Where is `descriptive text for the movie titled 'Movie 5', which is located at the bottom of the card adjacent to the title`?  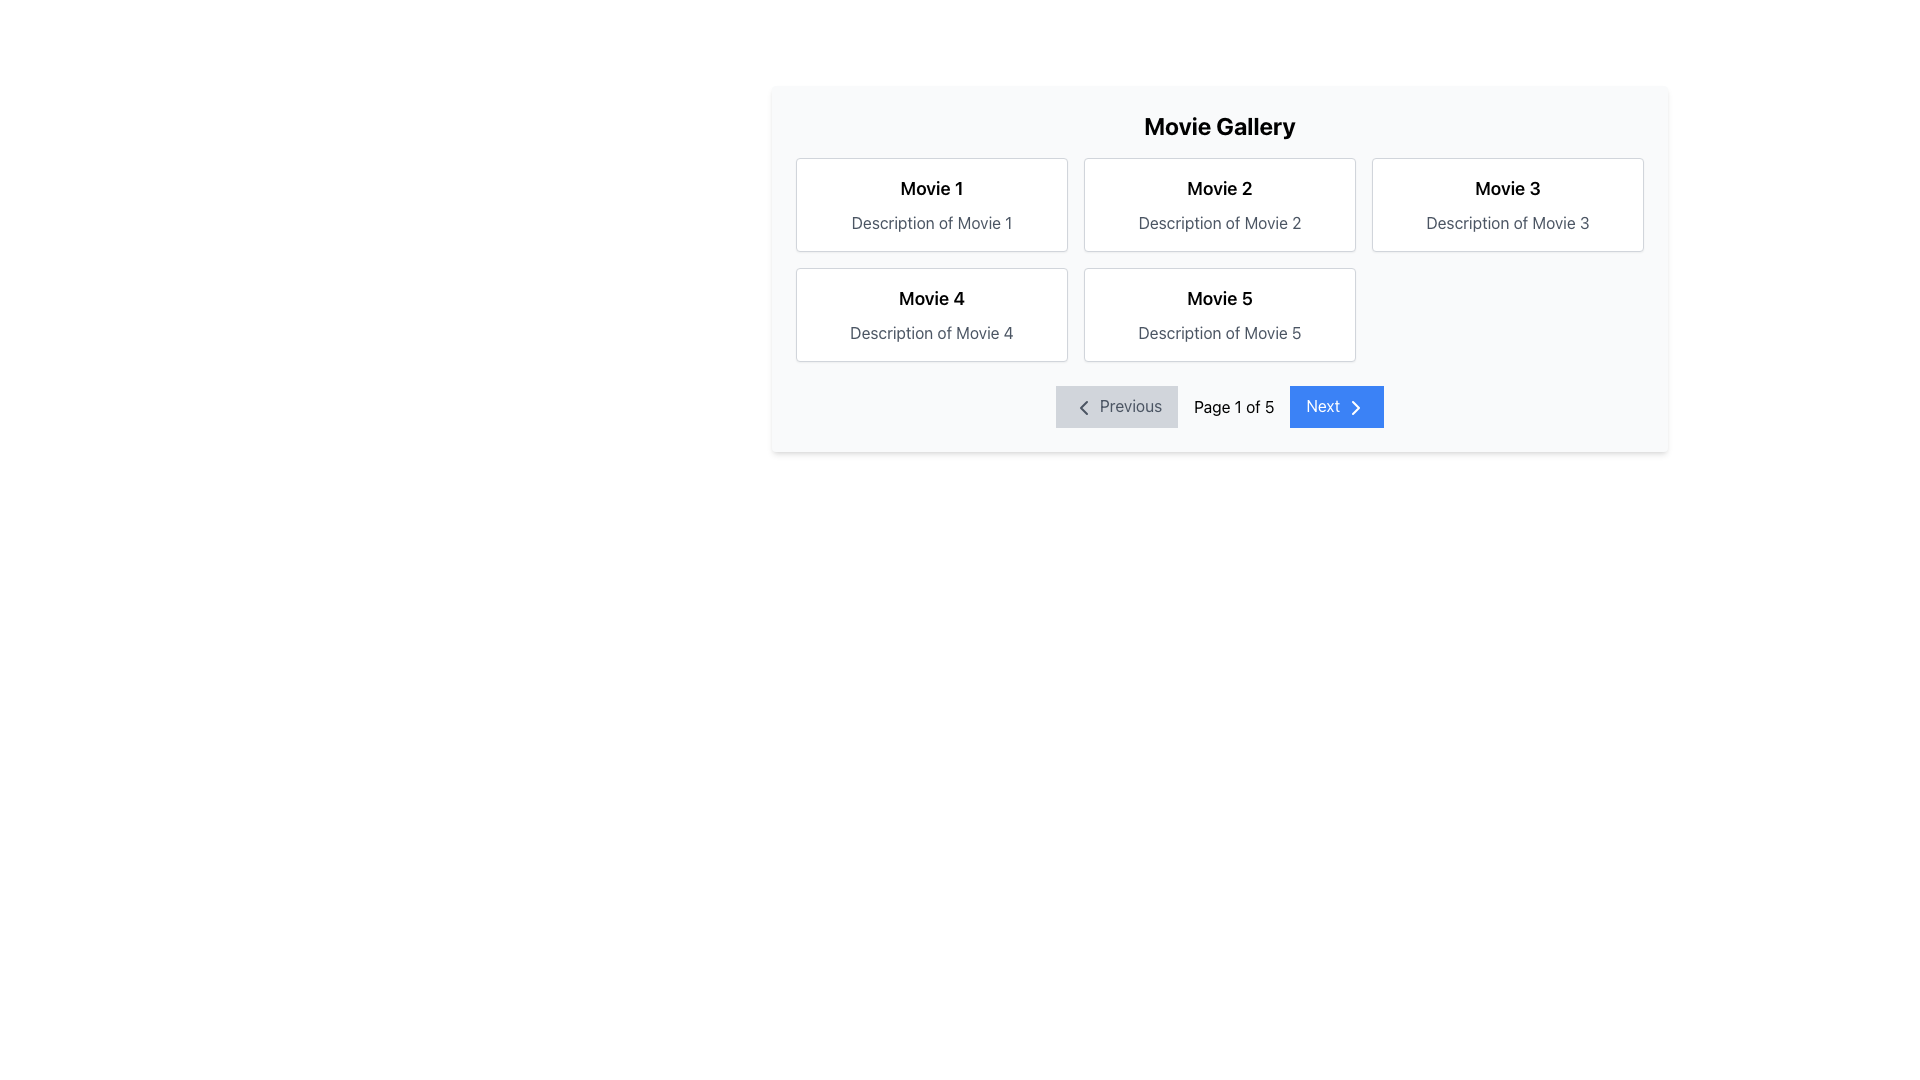 descriptive text for the movie titled 'Movie 5', which is located at the bottom of the card adjacent to the title is located at coordinates (1218, 331).